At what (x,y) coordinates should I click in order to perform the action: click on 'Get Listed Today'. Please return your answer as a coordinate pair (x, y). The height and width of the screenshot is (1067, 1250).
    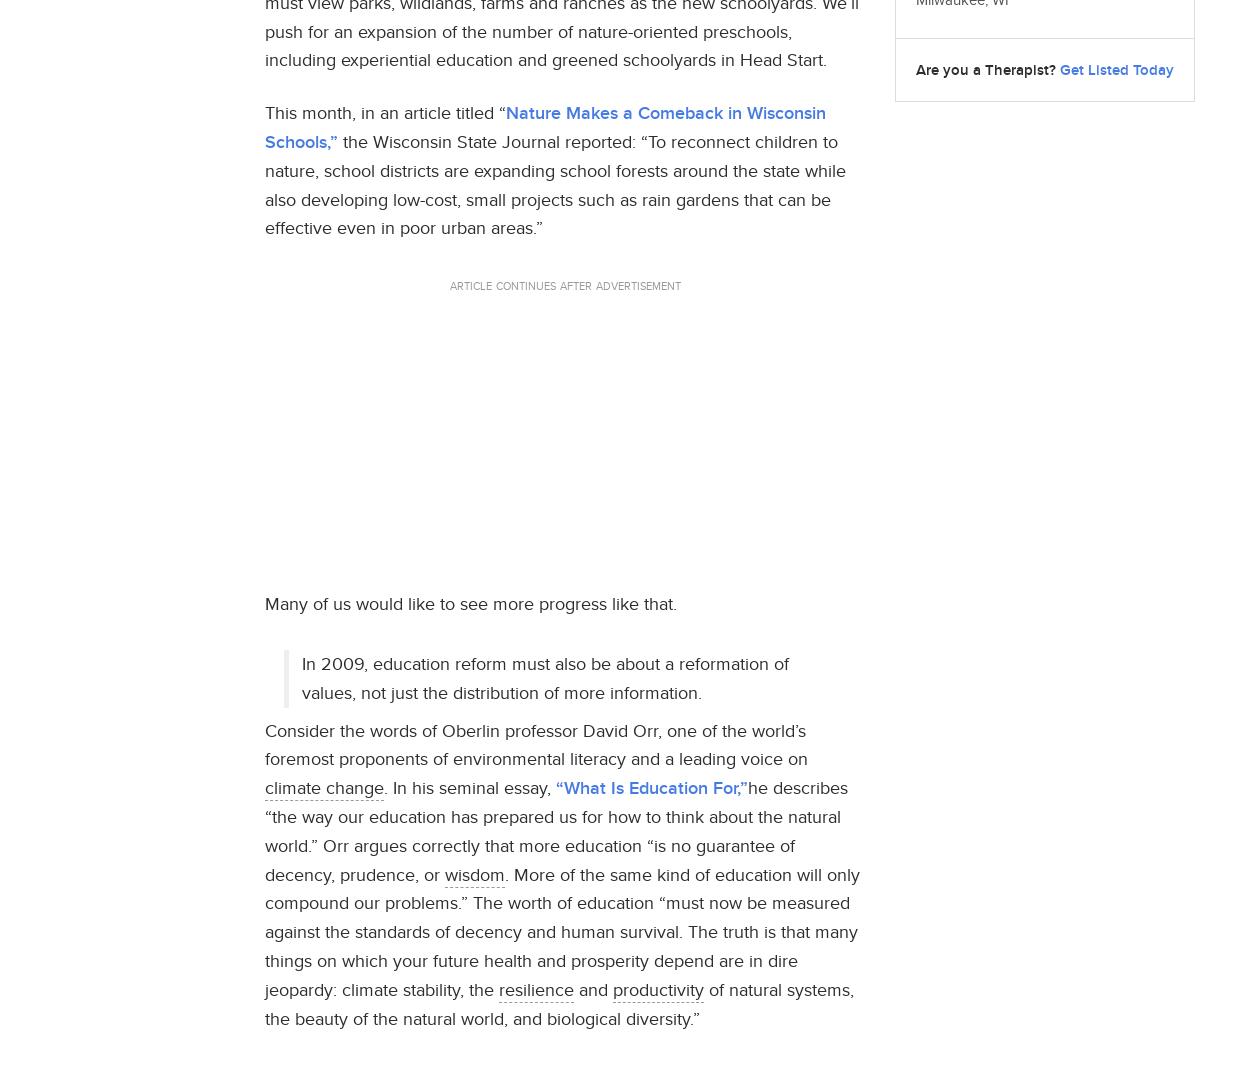
    Looking at the image, I should click on (1116, 68).